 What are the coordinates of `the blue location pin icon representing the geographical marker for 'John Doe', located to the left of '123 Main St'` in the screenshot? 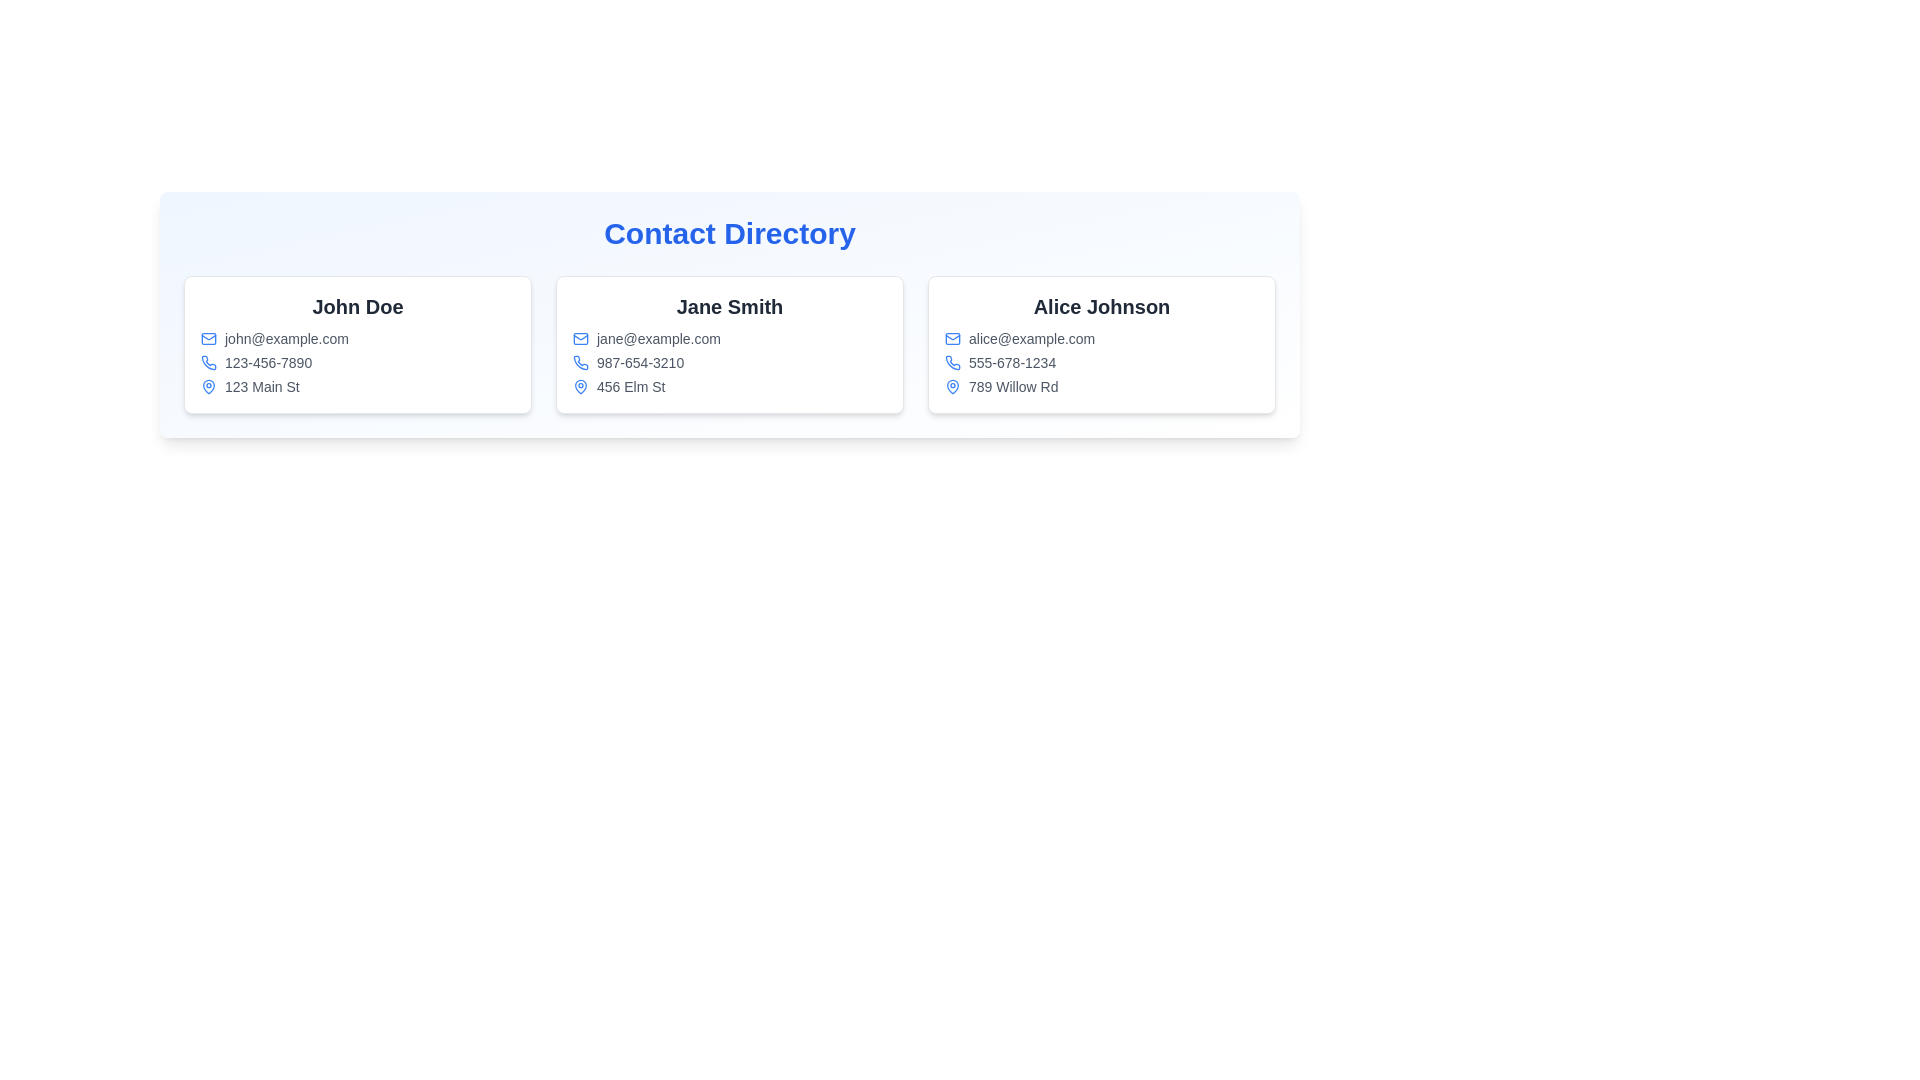 It's located at (209, 386).